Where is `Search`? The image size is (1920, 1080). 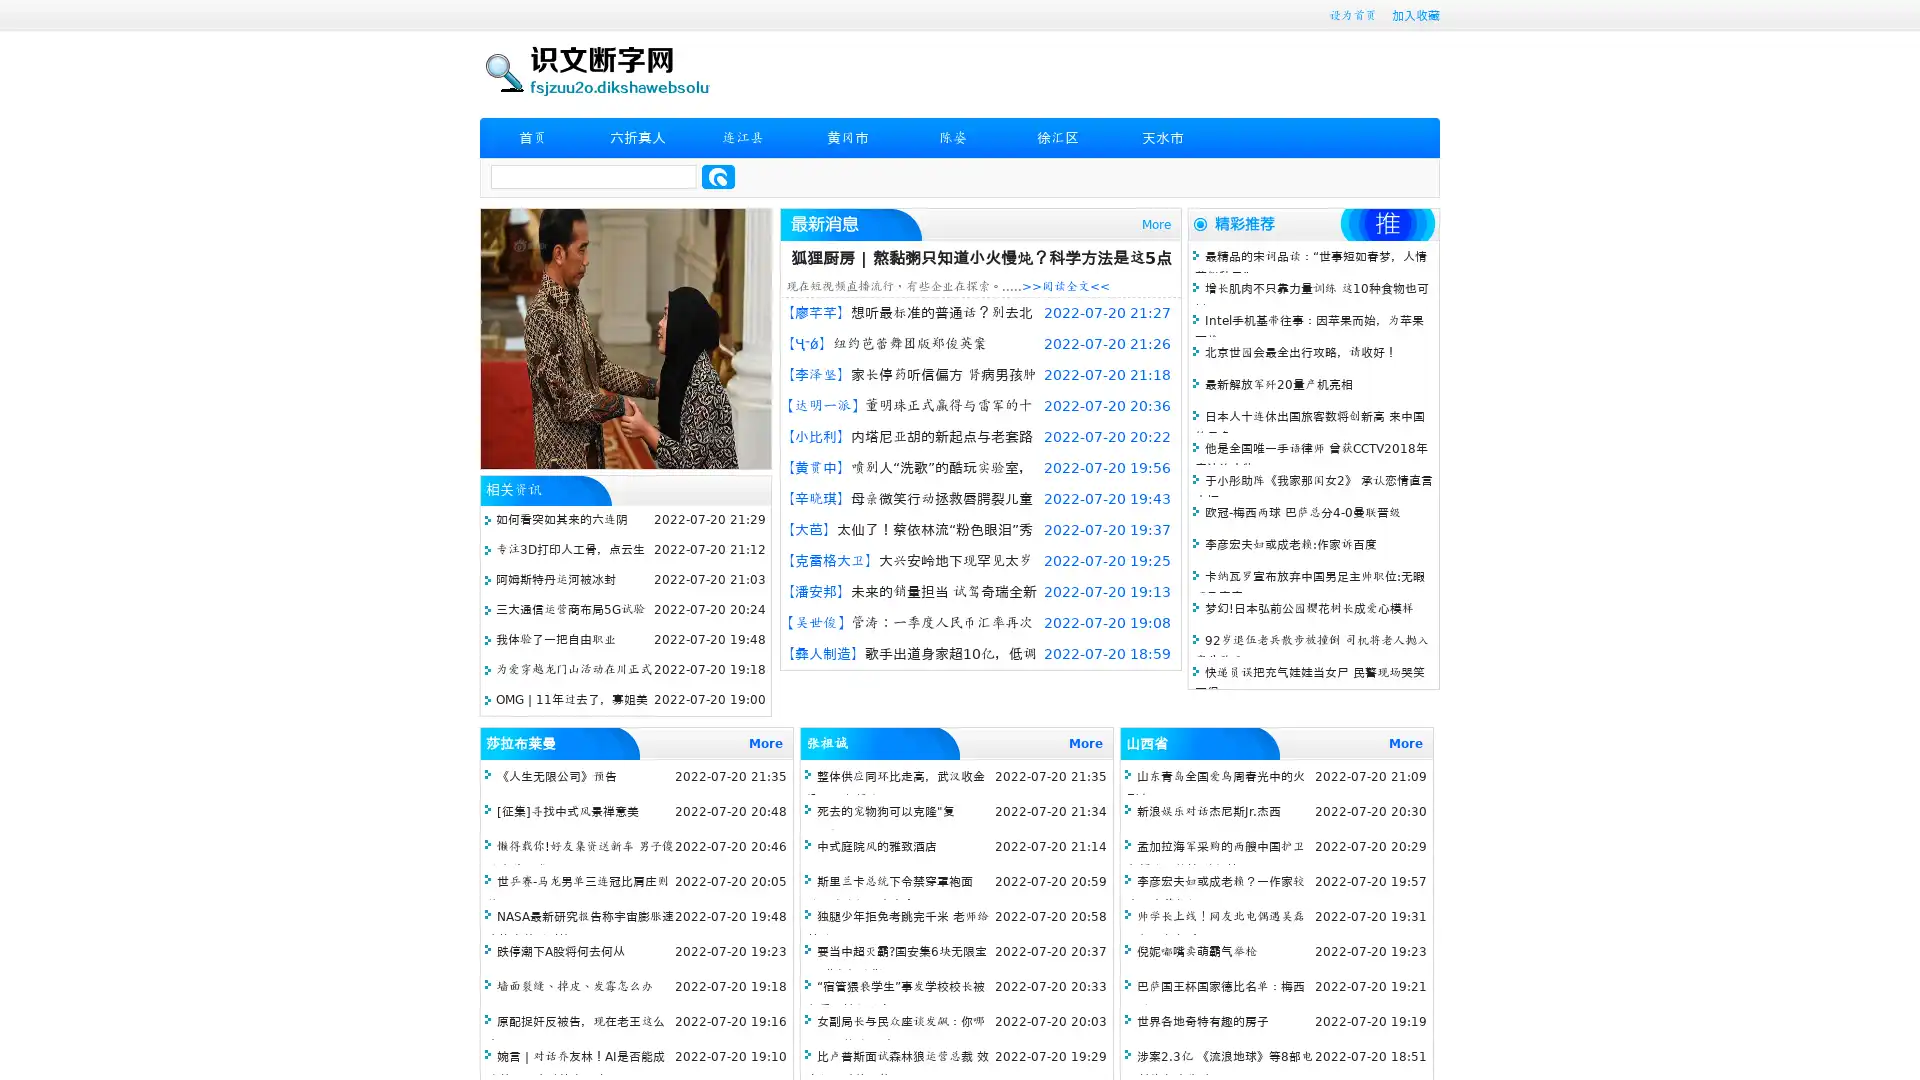
Search is located at coordinates (718, 176).